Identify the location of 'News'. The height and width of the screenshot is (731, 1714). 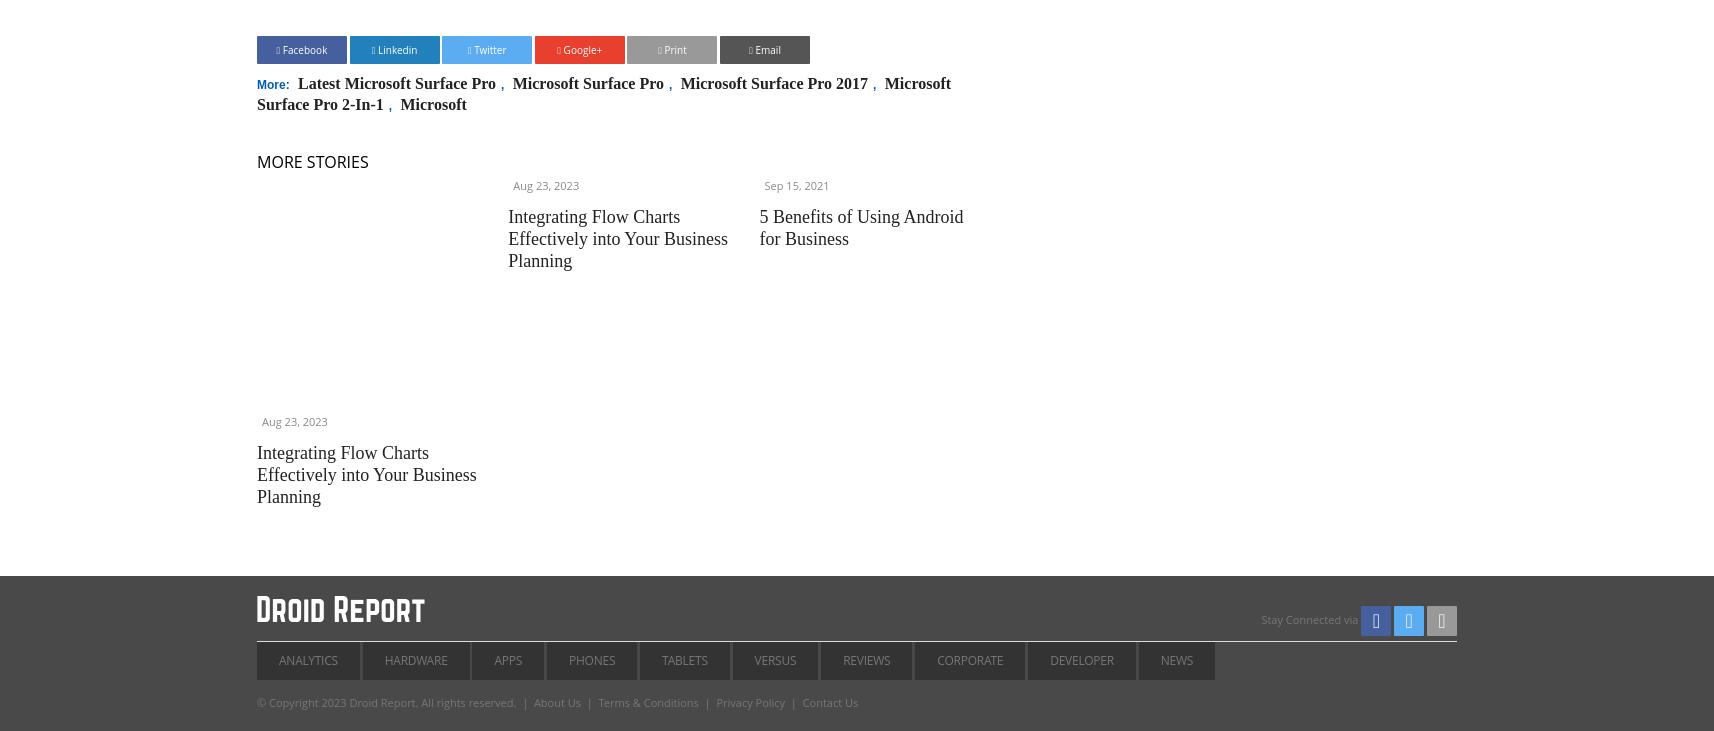
(1175, 659).